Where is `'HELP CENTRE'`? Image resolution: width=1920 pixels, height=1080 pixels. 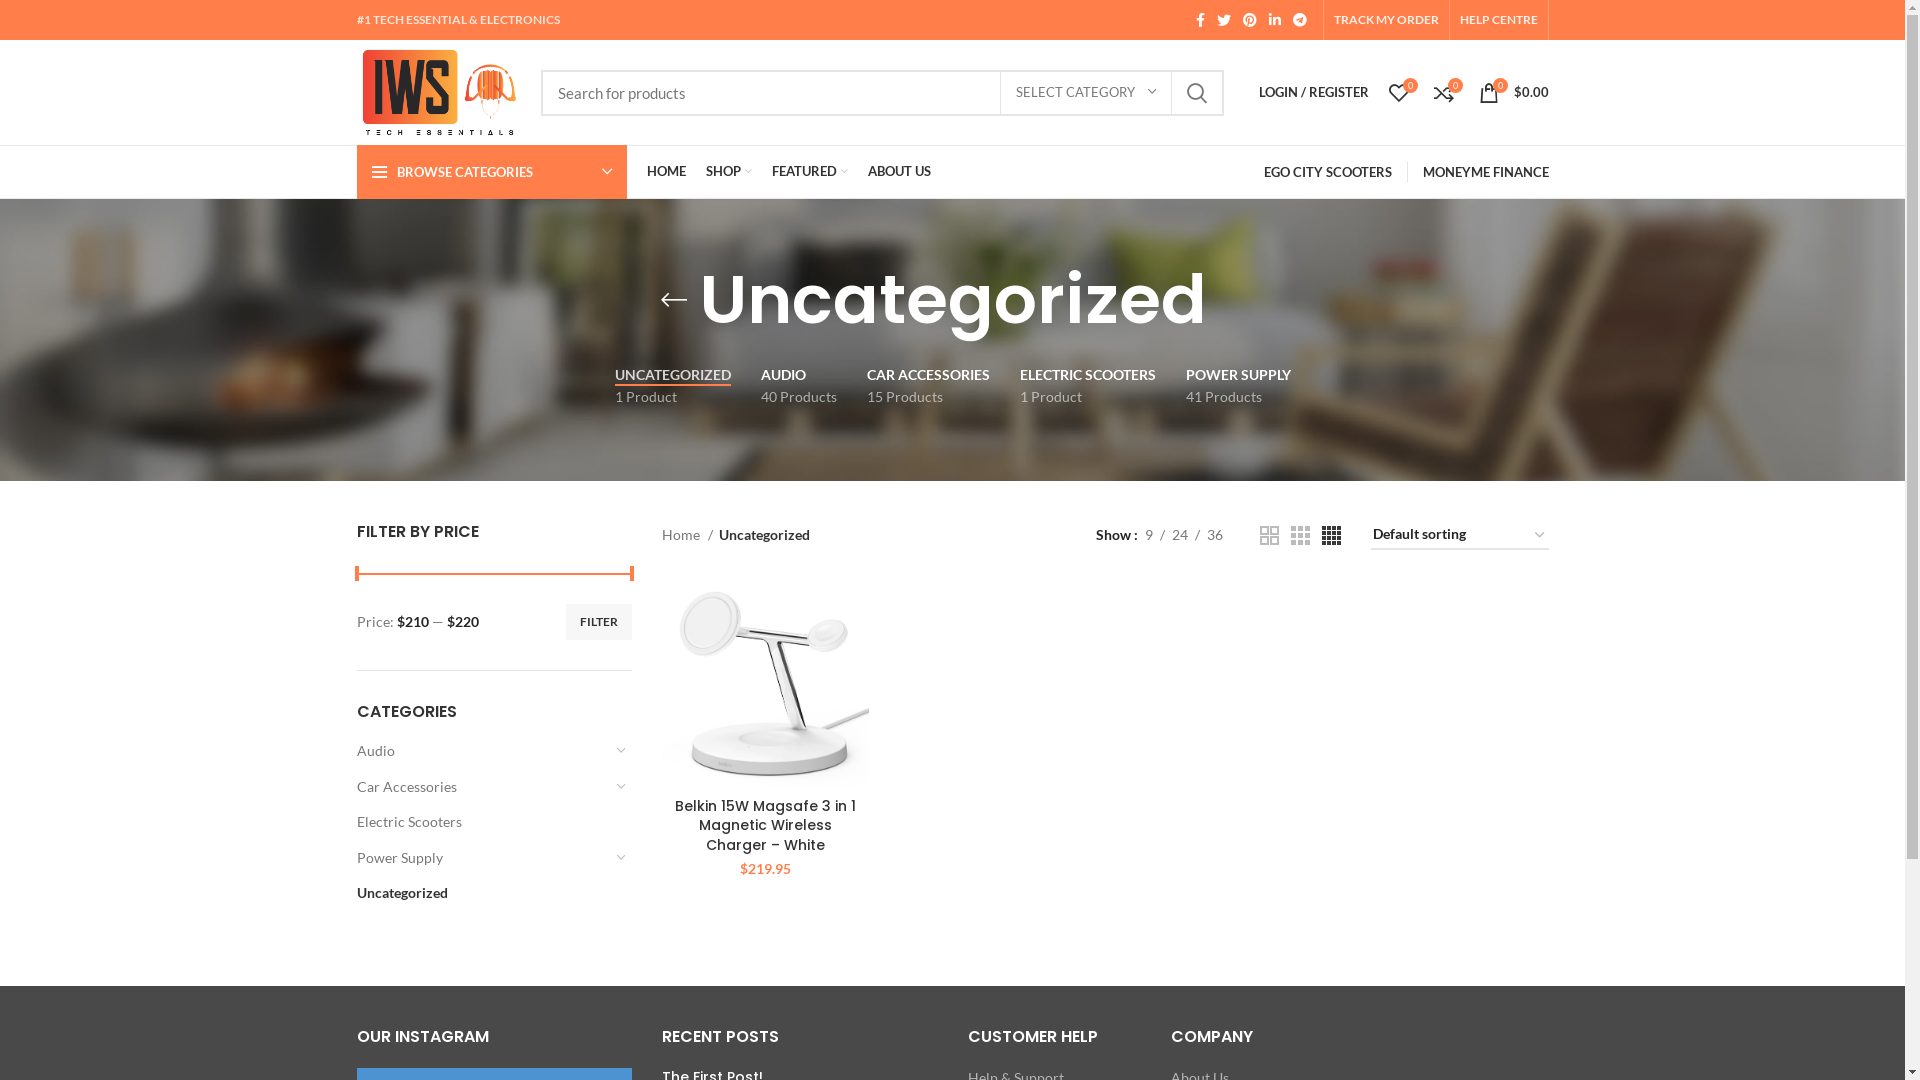 'HELP CENTRE' is located at coordinates (1498, 19).